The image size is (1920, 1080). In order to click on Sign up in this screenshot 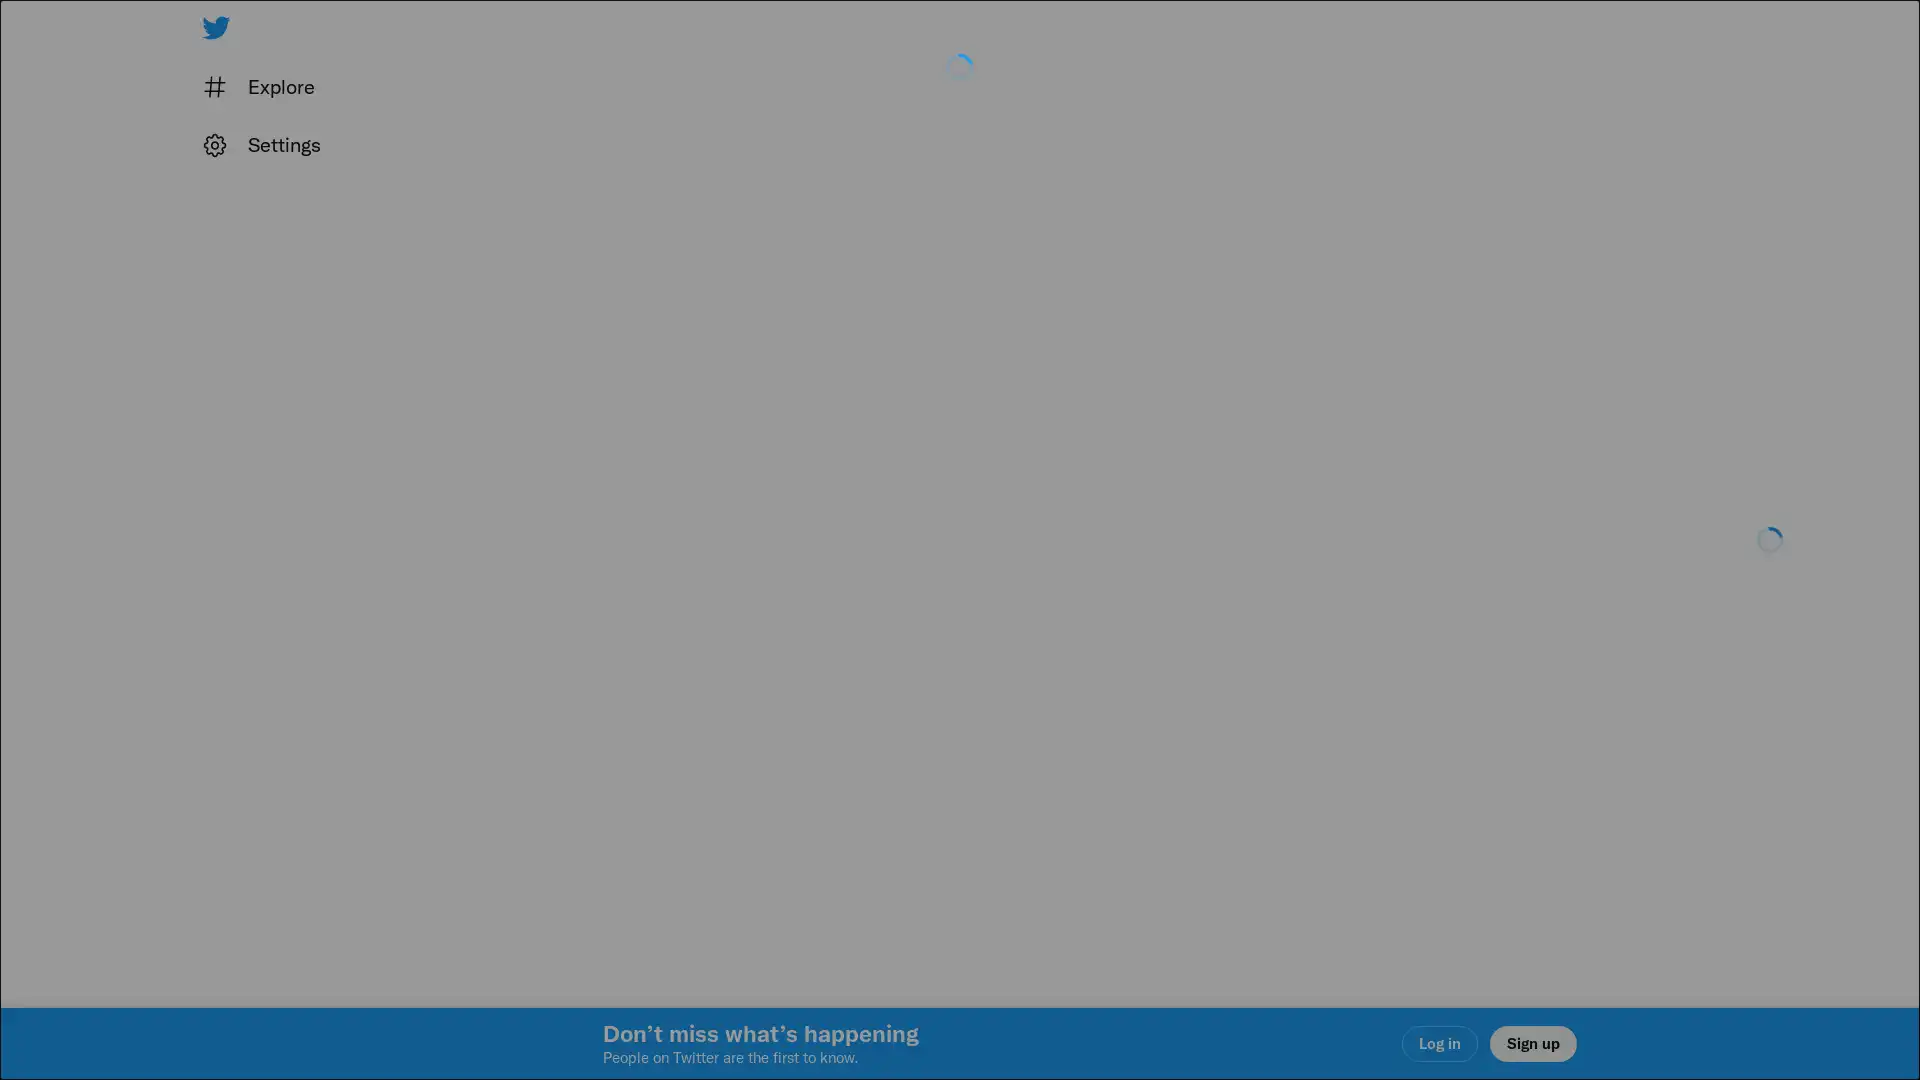, I will do `click(722, 681)`.